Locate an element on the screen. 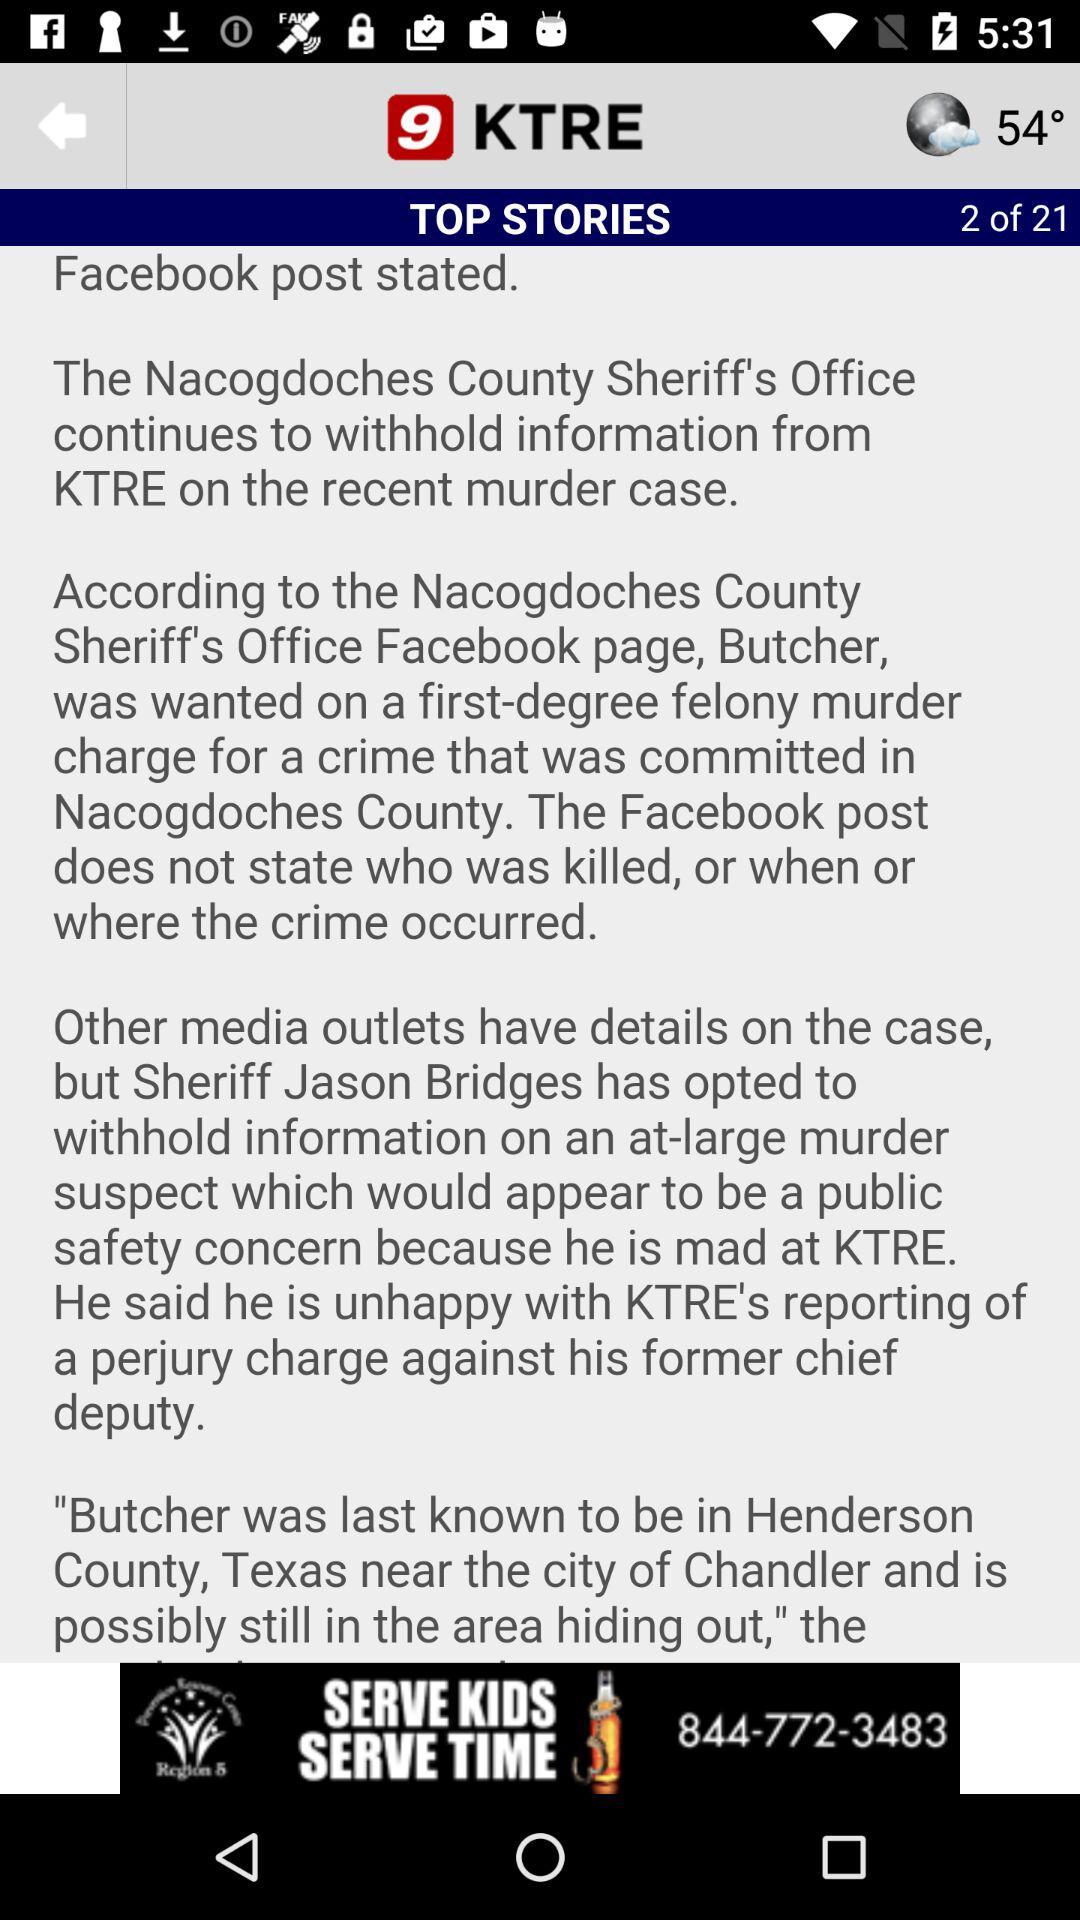 The width and height of the screenshot is (1080, 1920). open the specific page is located at coordinates (540, 124).